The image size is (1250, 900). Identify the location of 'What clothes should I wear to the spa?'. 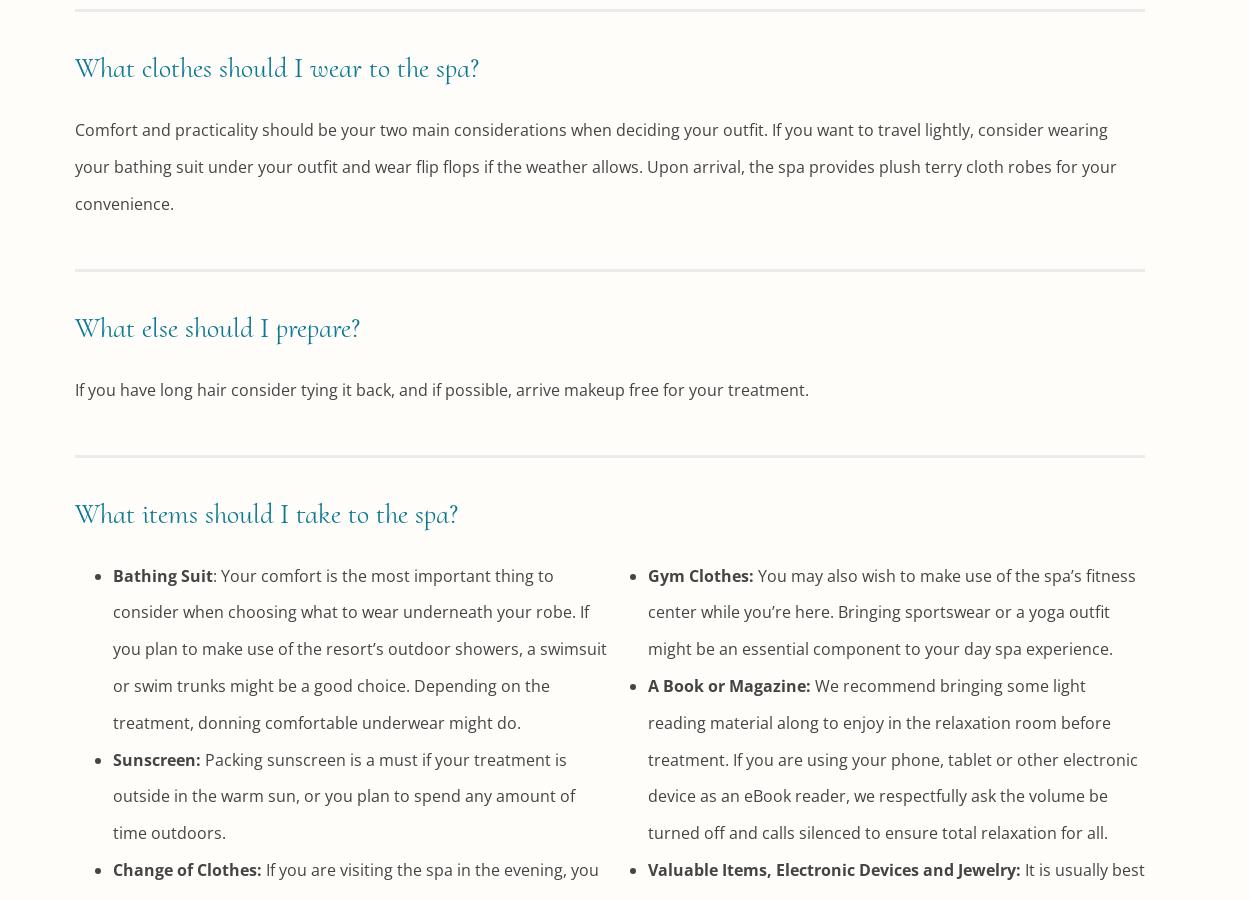
(277, 67).